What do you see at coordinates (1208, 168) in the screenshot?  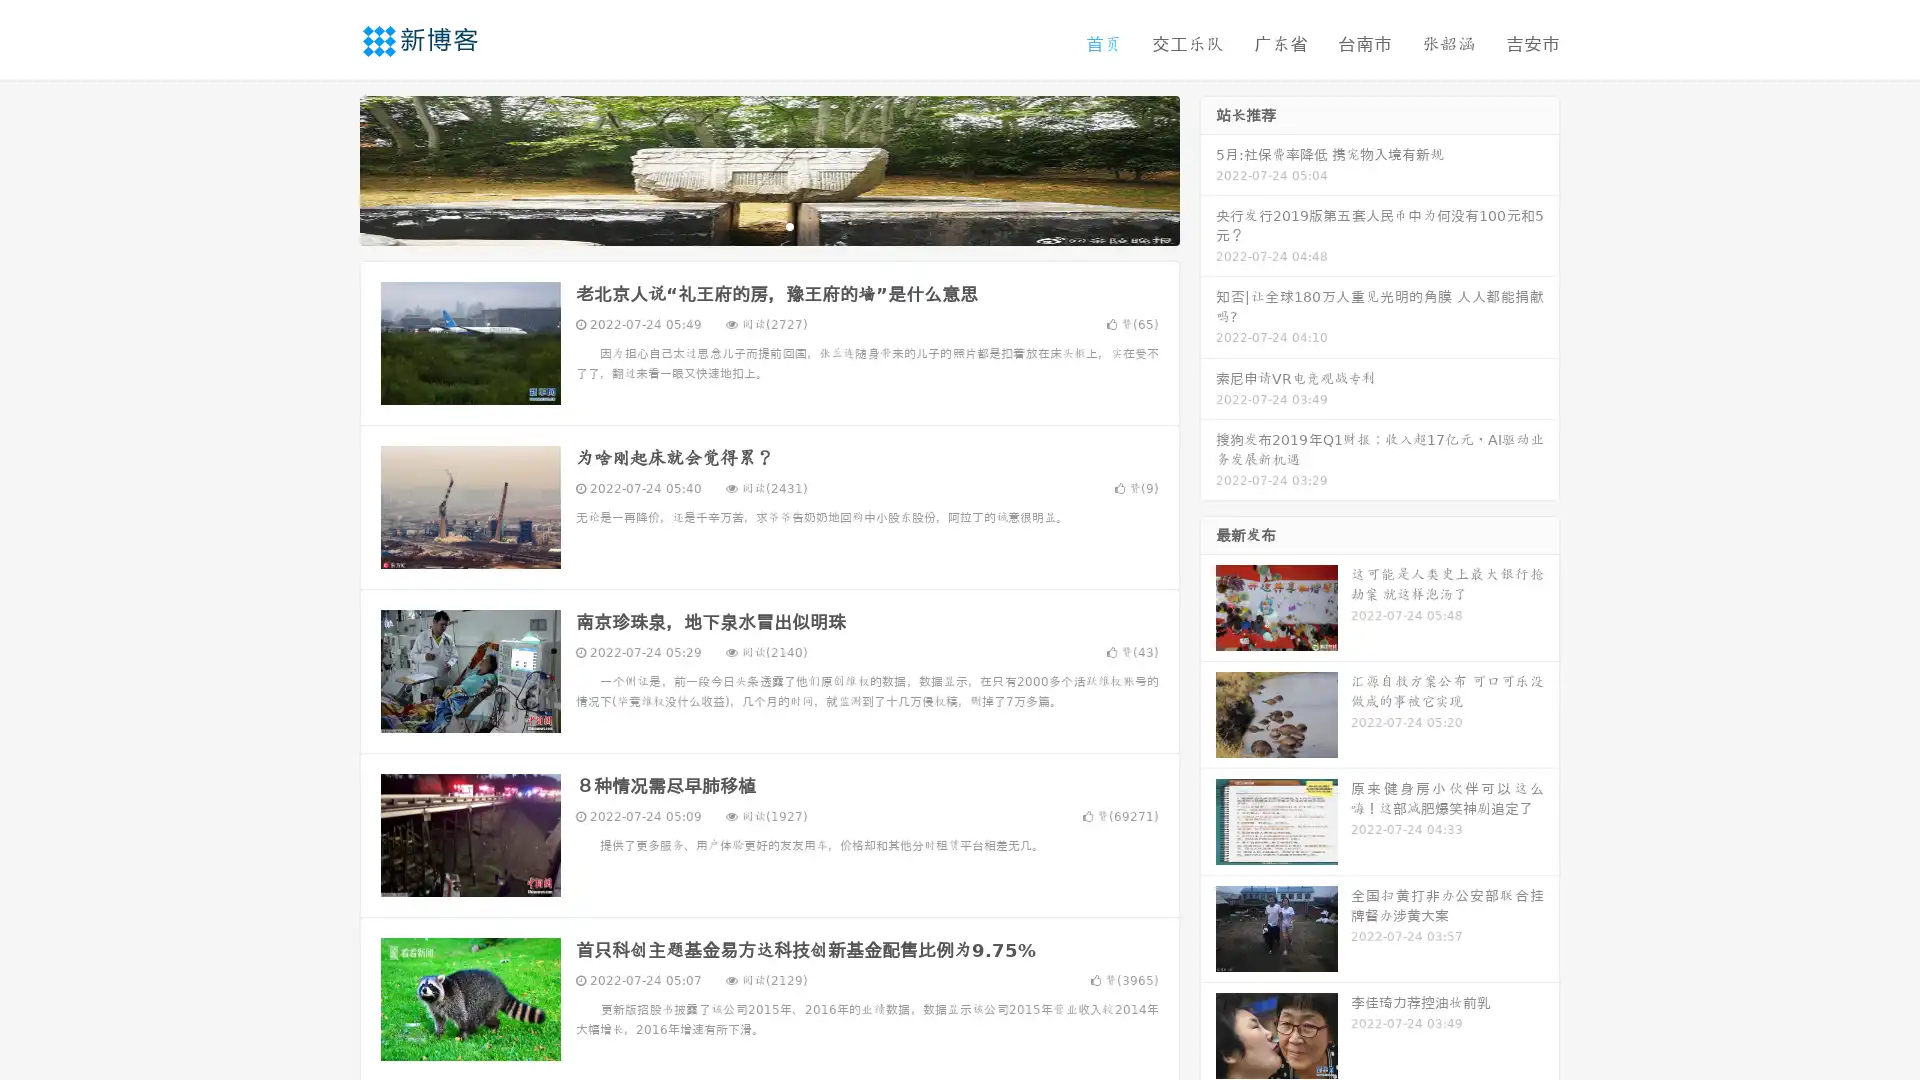 I see `Next slide` at bounding box center [1208, 168].